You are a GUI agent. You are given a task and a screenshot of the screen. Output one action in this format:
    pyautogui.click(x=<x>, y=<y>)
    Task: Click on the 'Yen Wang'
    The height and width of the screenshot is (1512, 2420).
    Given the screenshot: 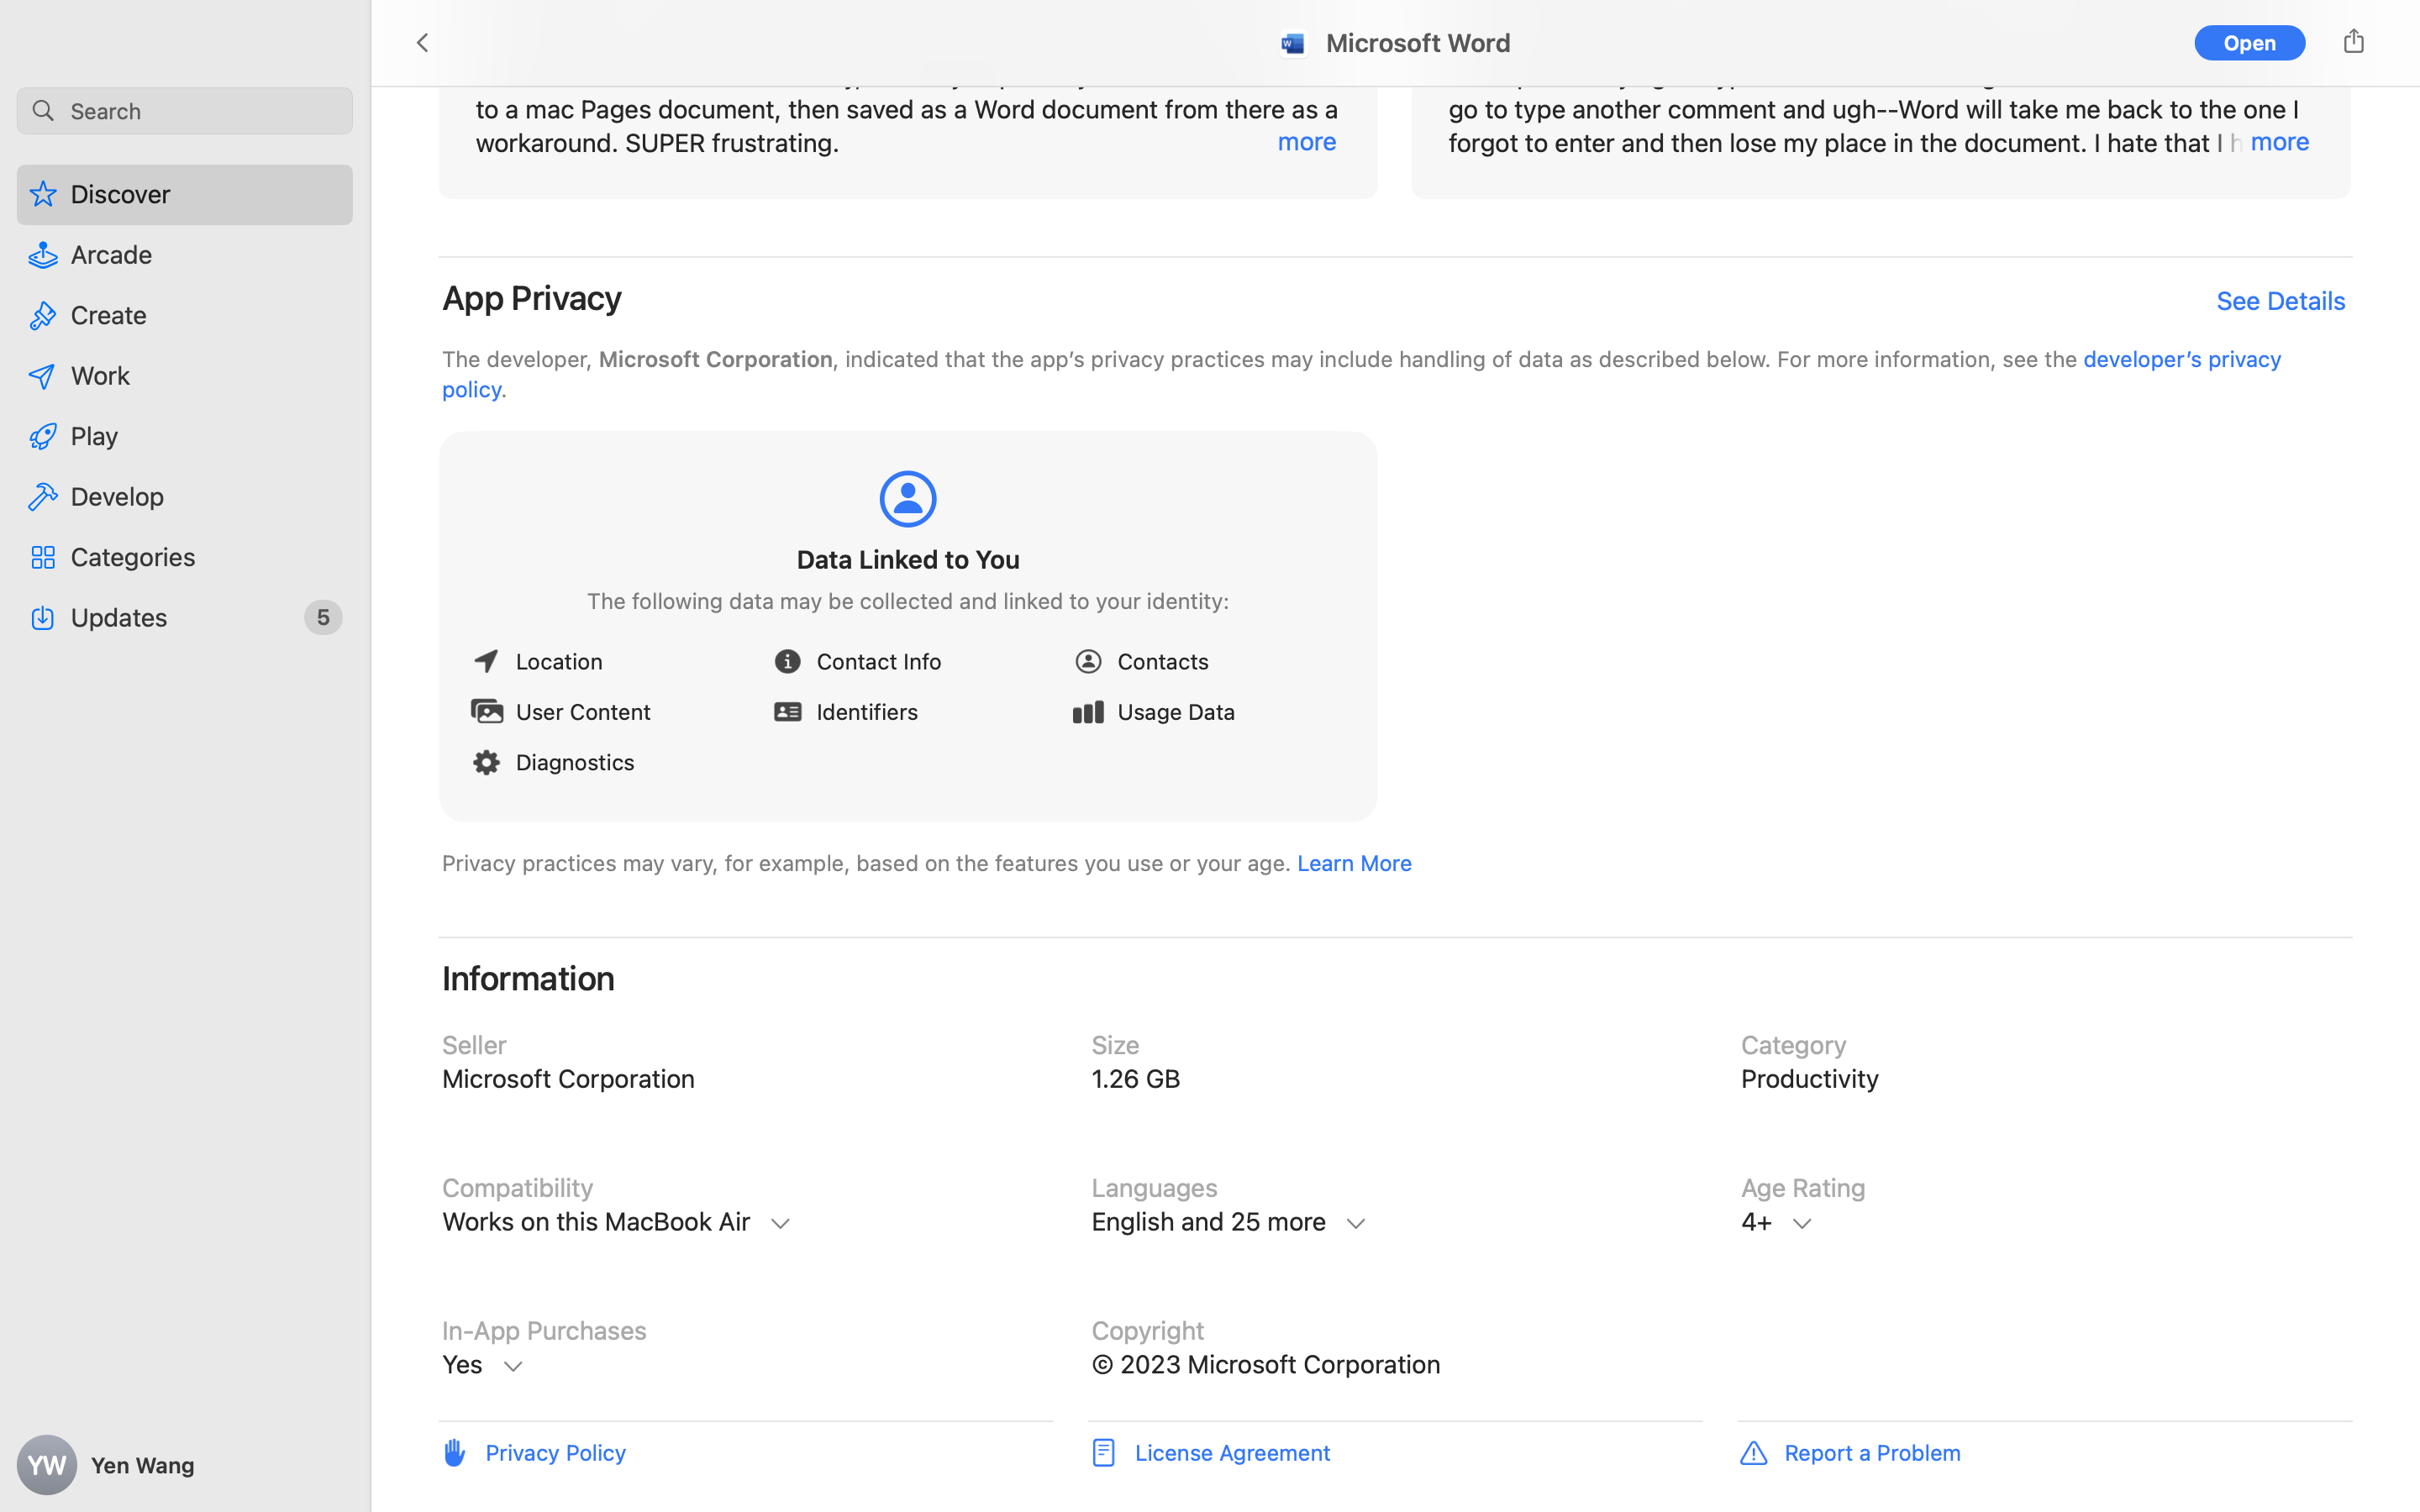 What is the action you would take?
    pyautogui.click(x=185, y=1465)
    